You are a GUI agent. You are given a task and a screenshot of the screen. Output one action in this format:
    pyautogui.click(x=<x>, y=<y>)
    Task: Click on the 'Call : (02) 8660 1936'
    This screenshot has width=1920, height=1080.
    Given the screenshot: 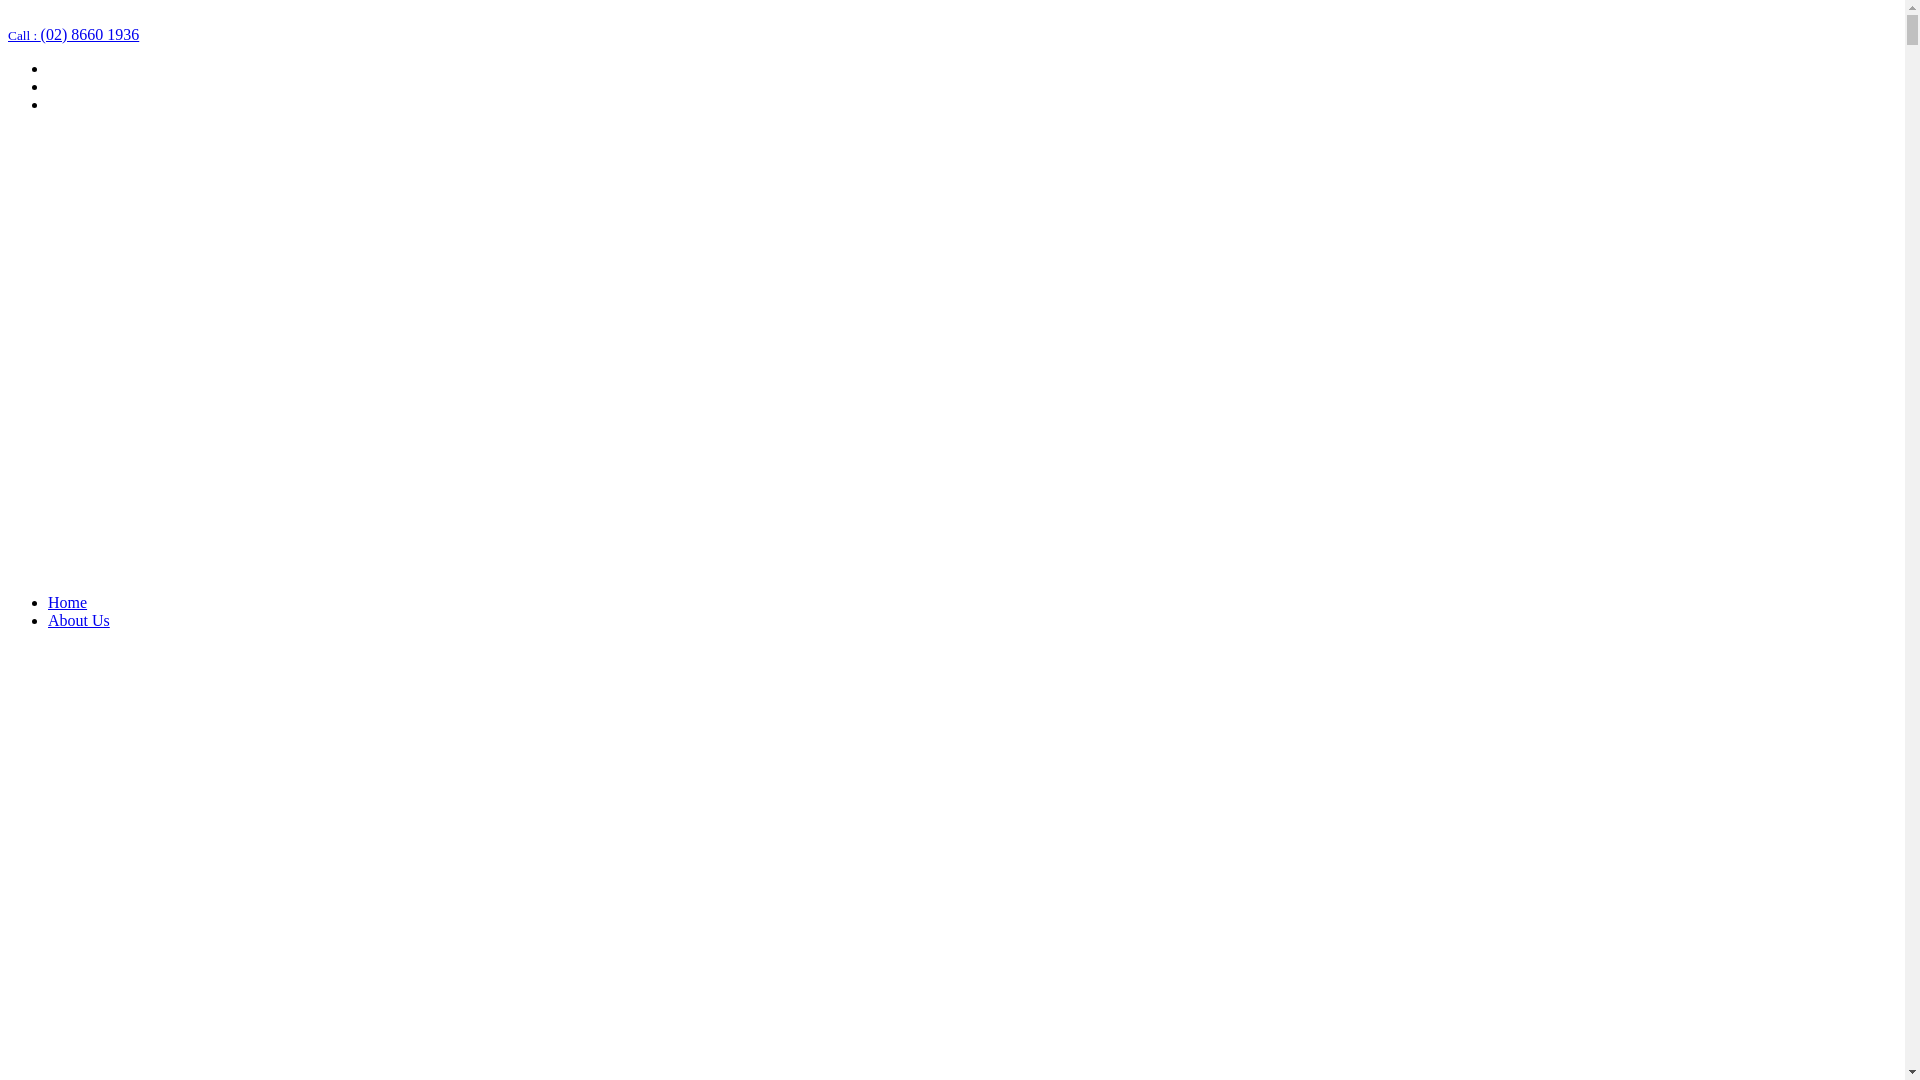 What is the action you would take?
    pyautogui.click(x=73, y=34)
    